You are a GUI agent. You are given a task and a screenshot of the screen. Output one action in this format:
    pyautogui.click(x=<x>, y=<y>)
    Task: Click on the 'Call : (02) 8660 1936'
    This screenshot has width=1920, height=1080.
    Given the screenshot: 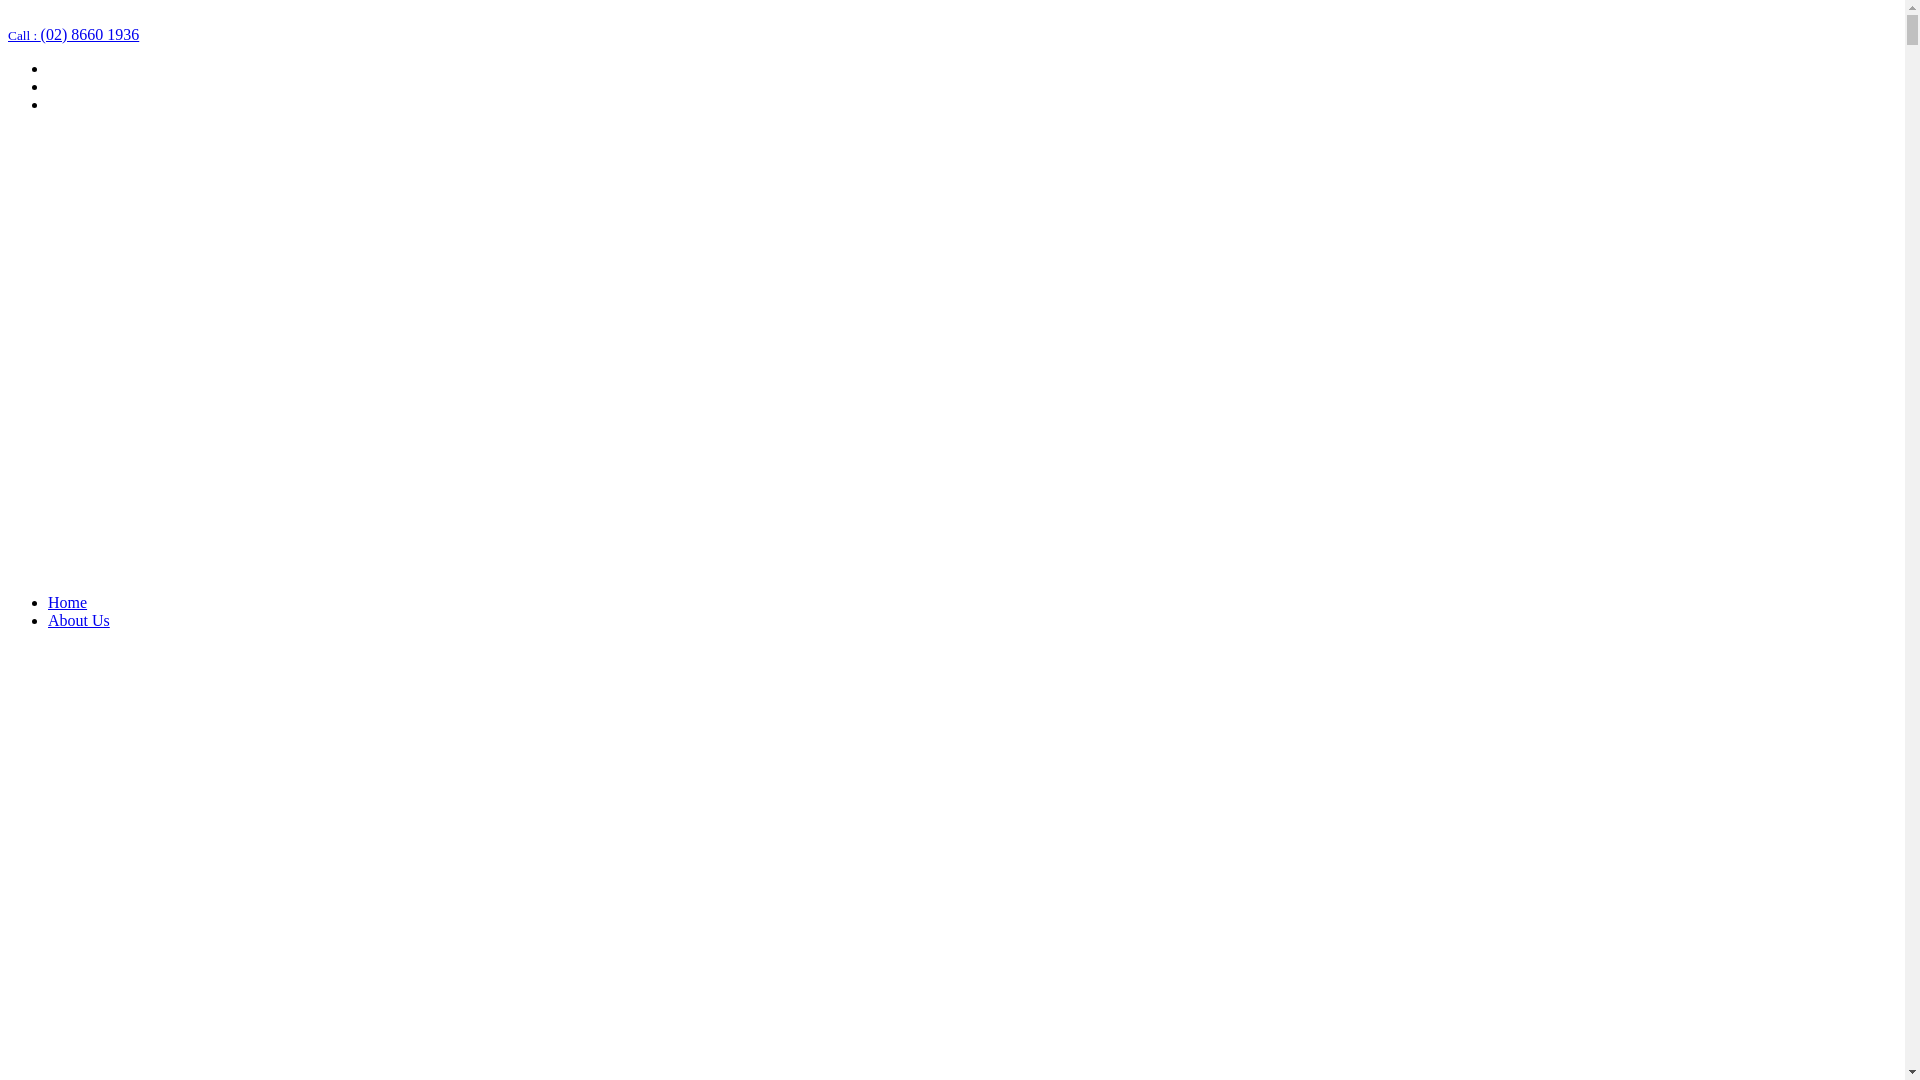 What is the action you would take?
    pyautogui.click(x=73, y=34)
    